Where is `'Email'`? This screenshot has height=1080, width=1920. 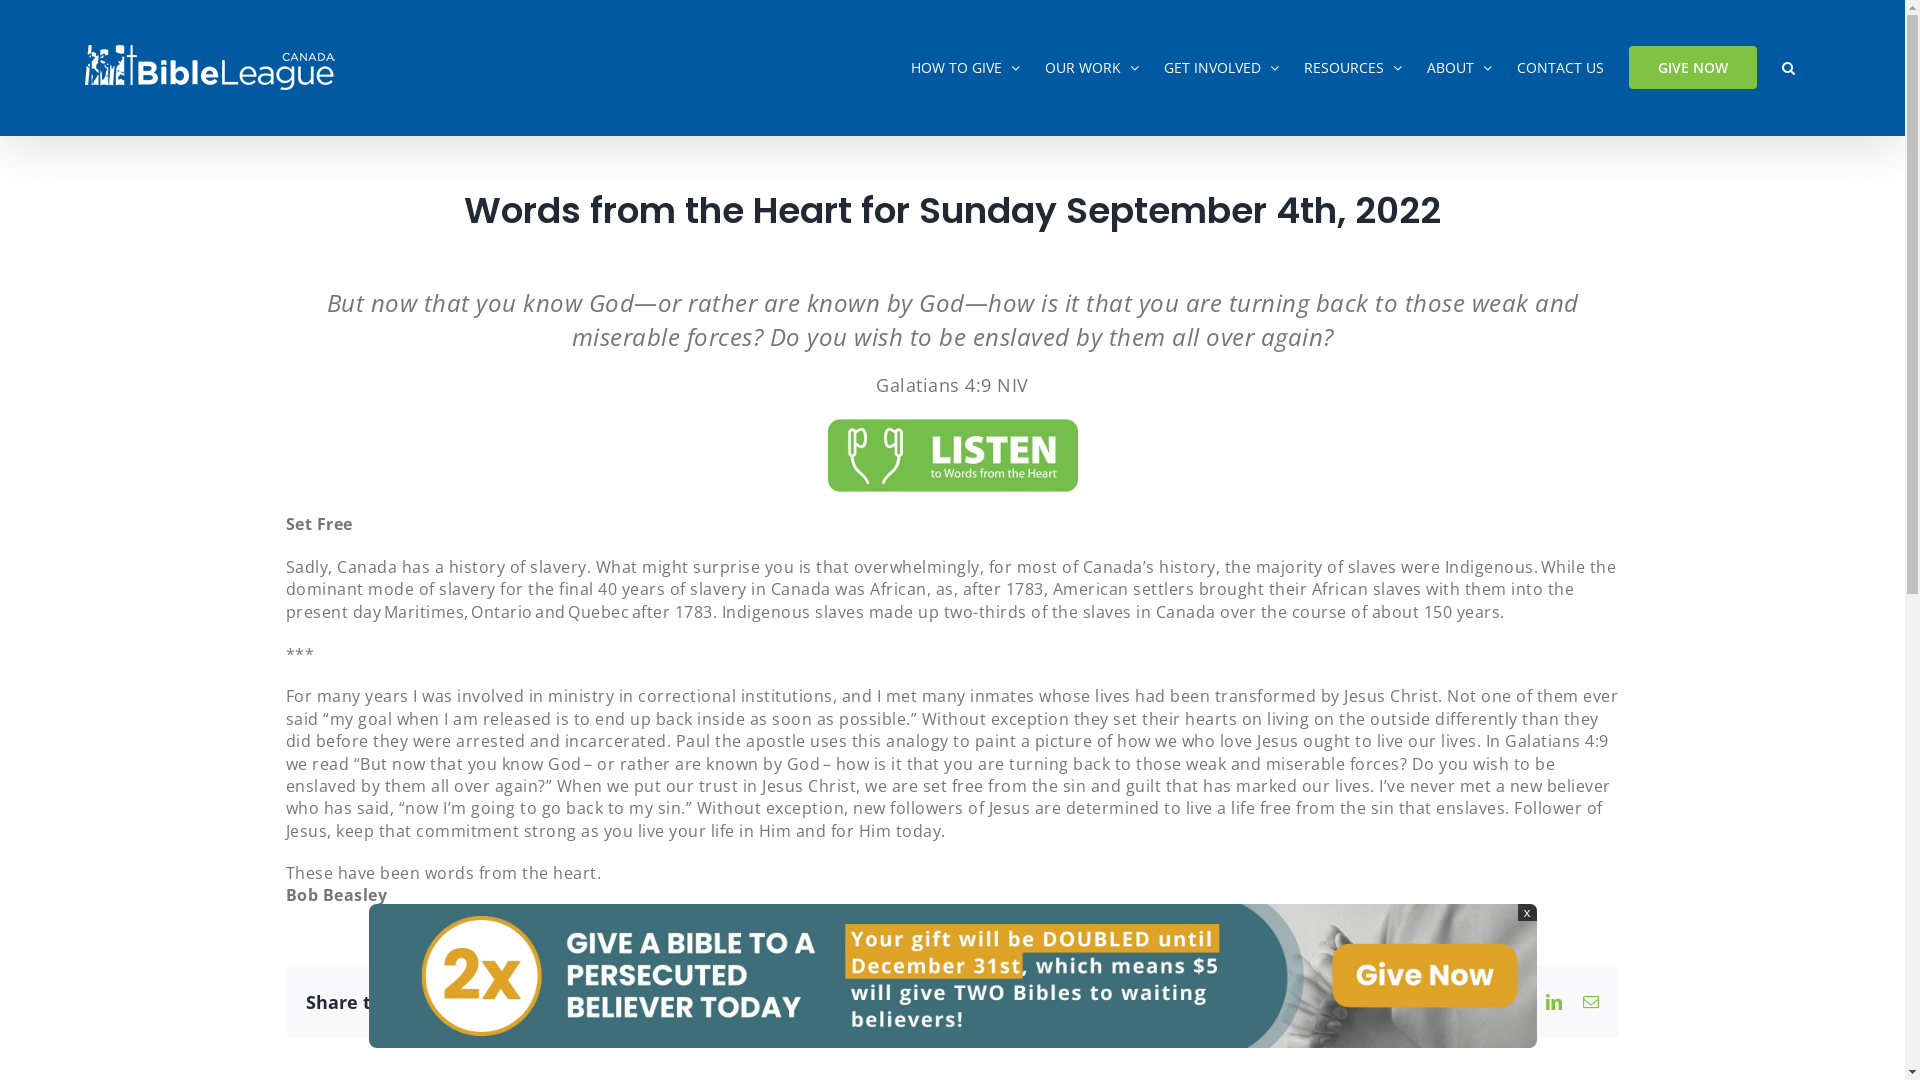 'Email' is located at coordinates (1590, 1002).